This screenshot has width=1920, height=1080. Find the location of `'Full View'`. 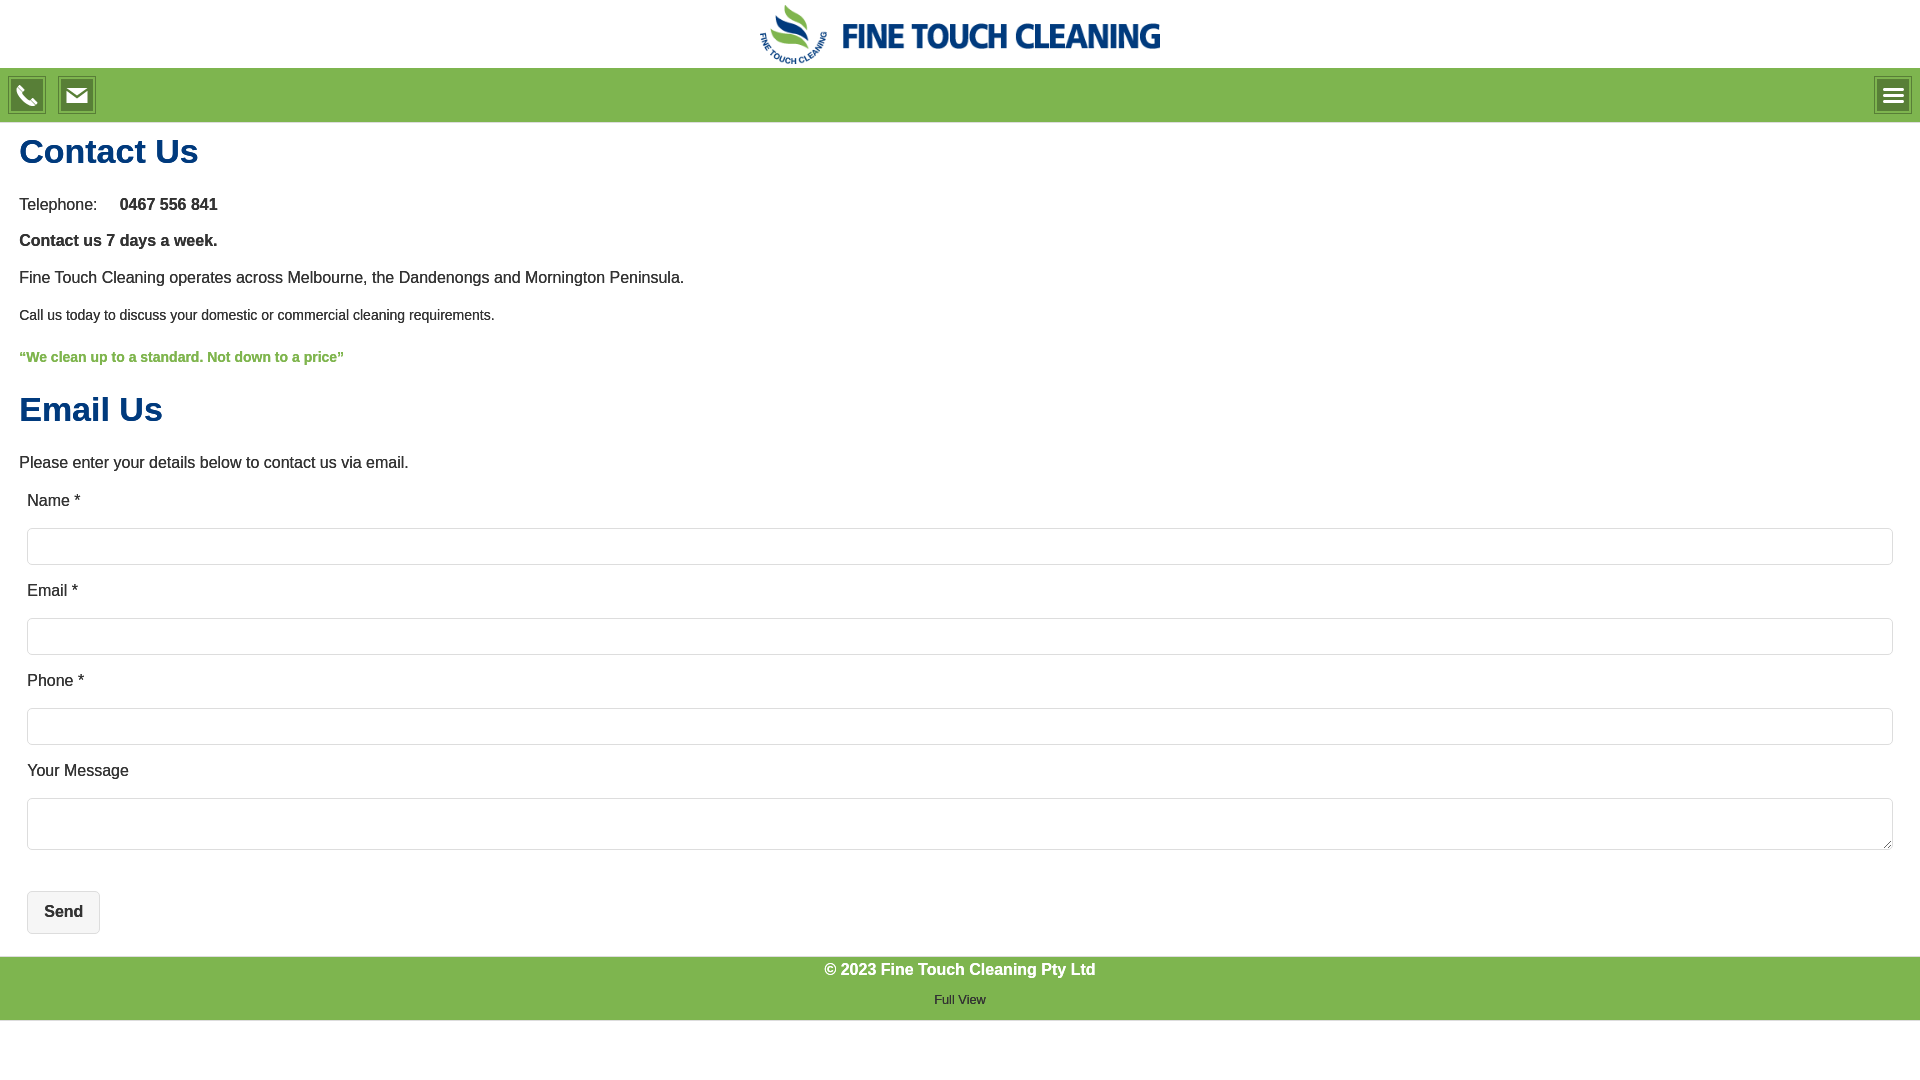

'Full View' is located at coordinates (958, 999).